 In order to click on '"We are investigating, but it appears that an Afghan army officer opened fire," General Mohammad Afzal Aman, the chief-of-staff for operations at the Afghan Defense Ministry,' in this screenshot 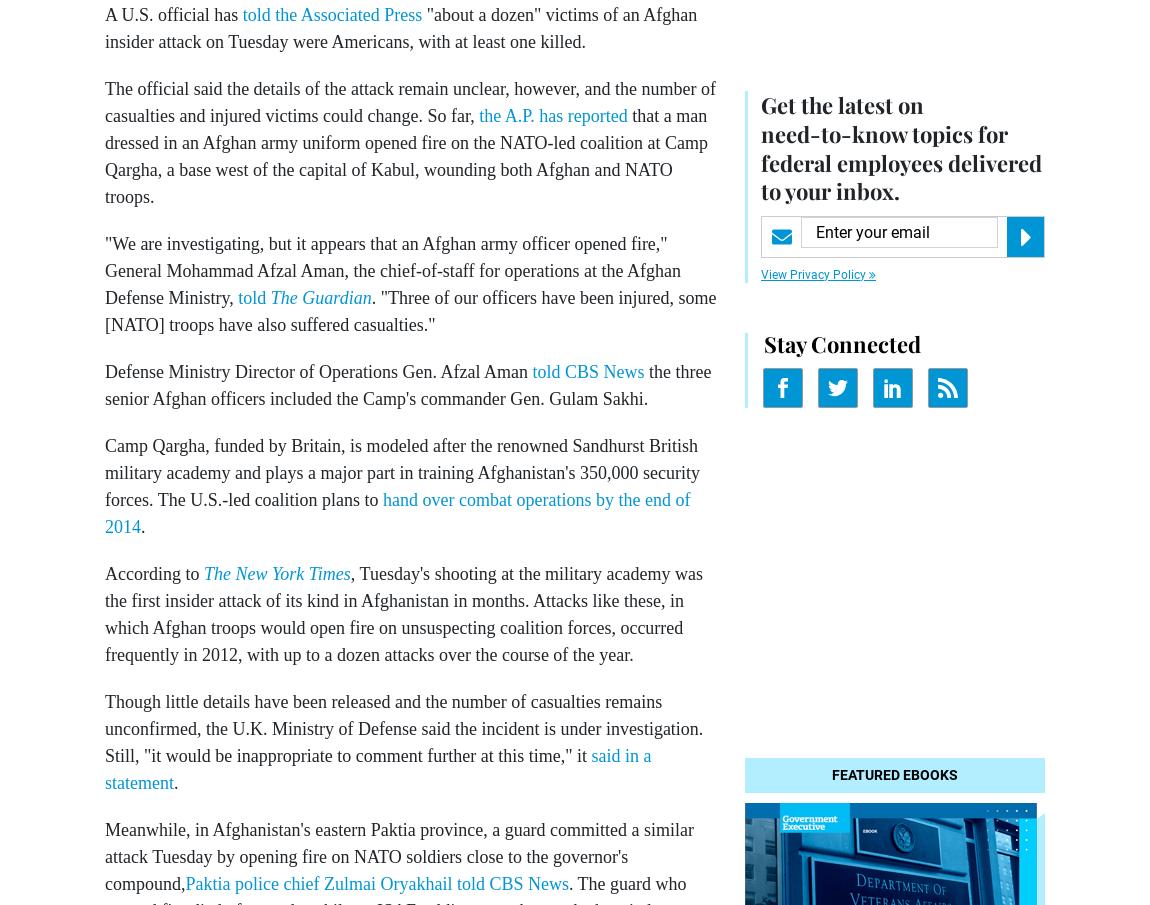, I will do `click(103, 270)`.